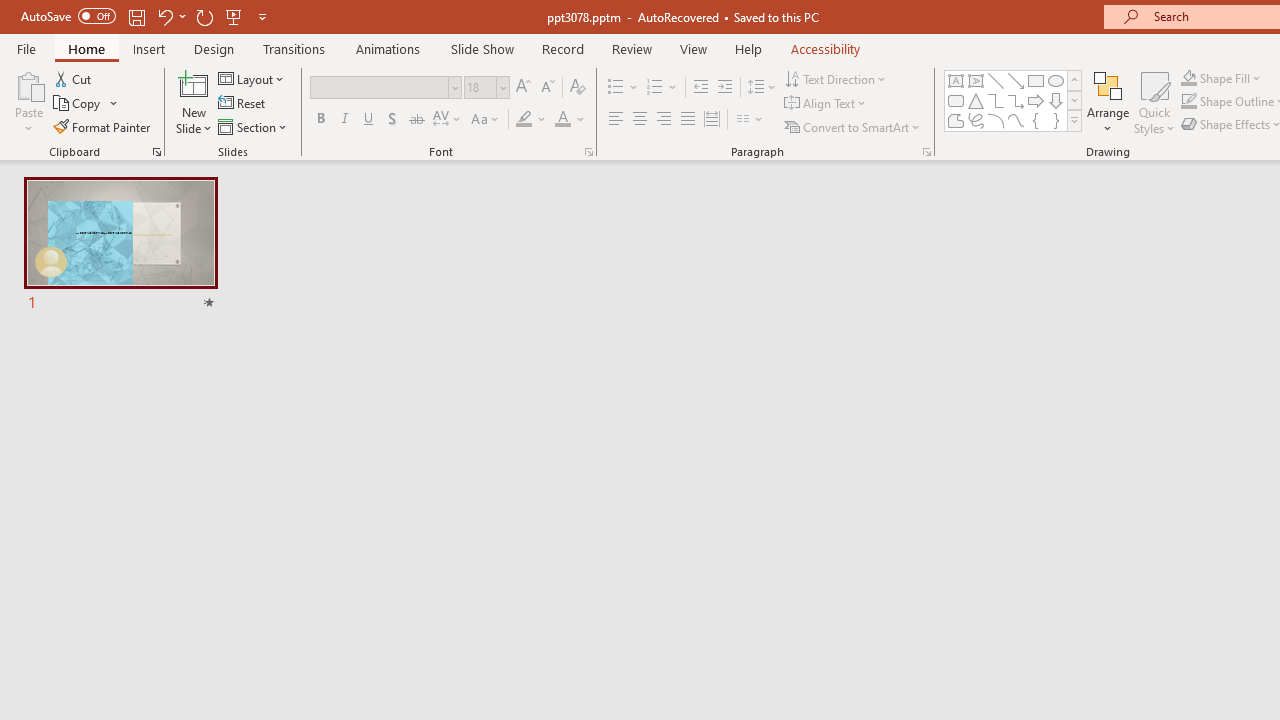 The image size is (1280, 720). I want to click on 'Shape Outline Green, Accent 1', so click(1189, 101).